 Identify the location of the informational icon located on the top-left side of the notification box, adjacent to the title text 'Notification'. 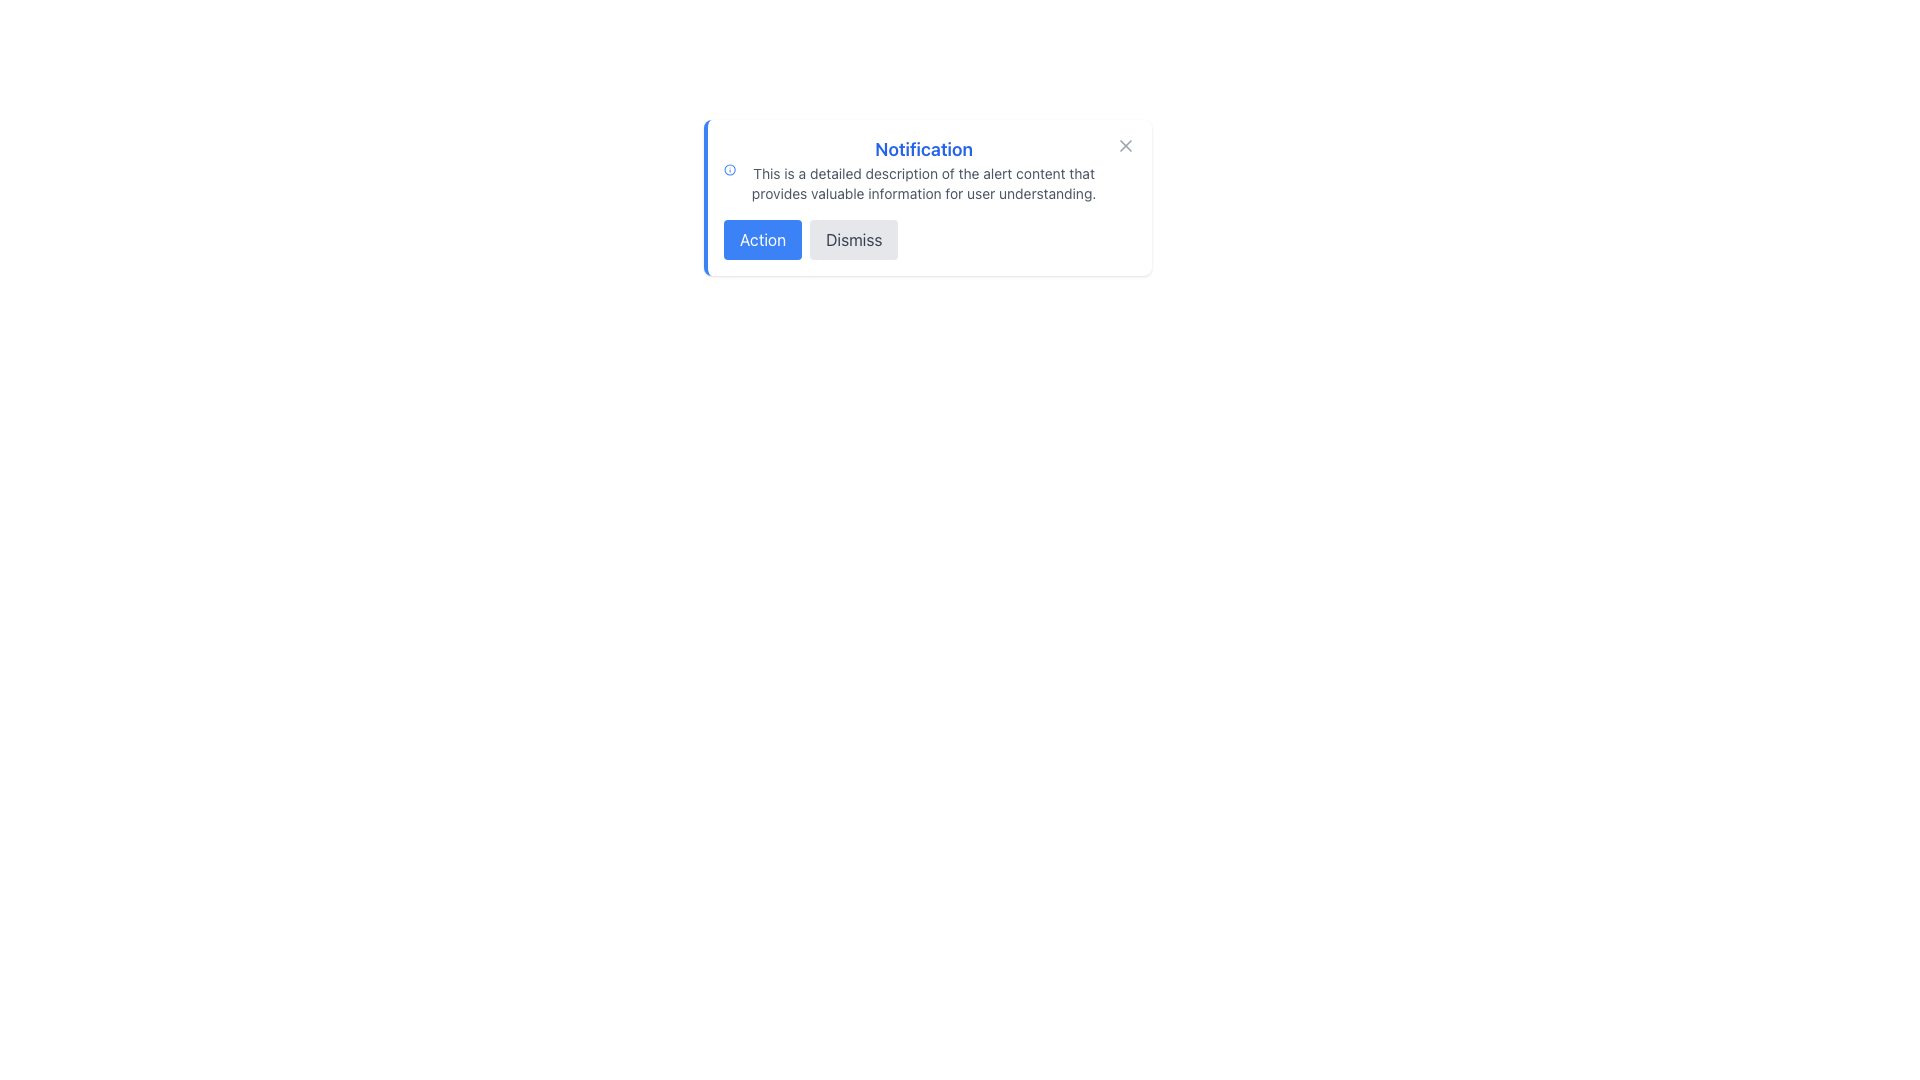
(729, 168).